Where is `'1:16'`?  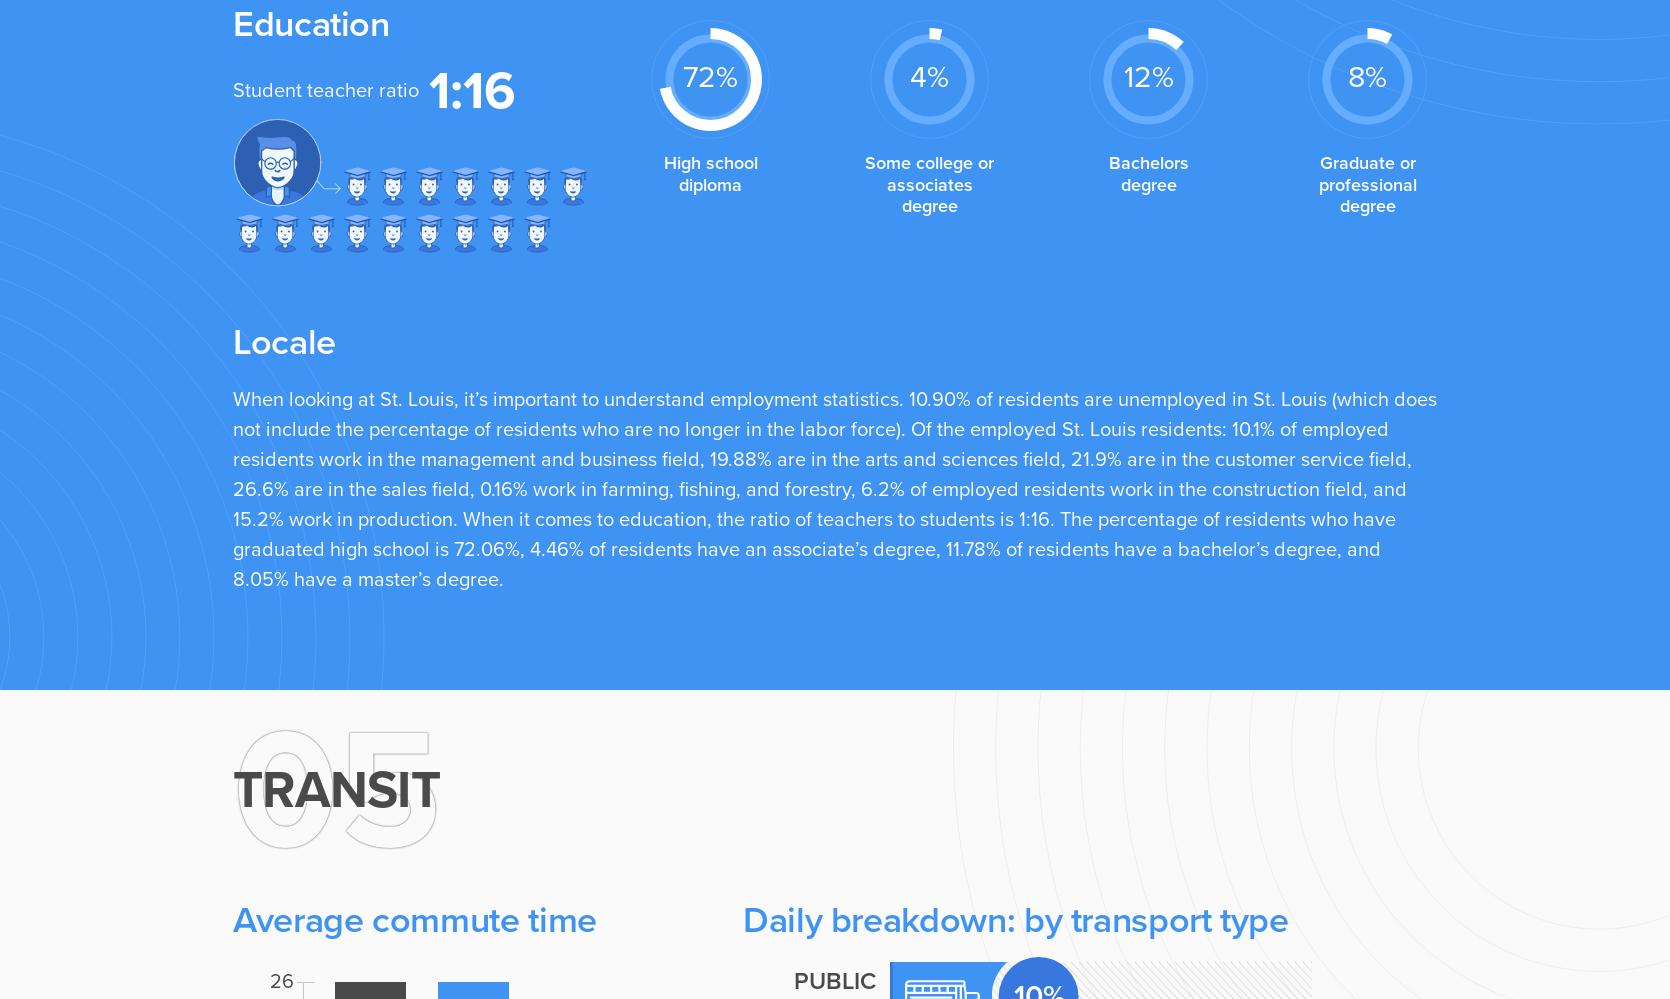
'1:16' is located at coordinates (471, 90).